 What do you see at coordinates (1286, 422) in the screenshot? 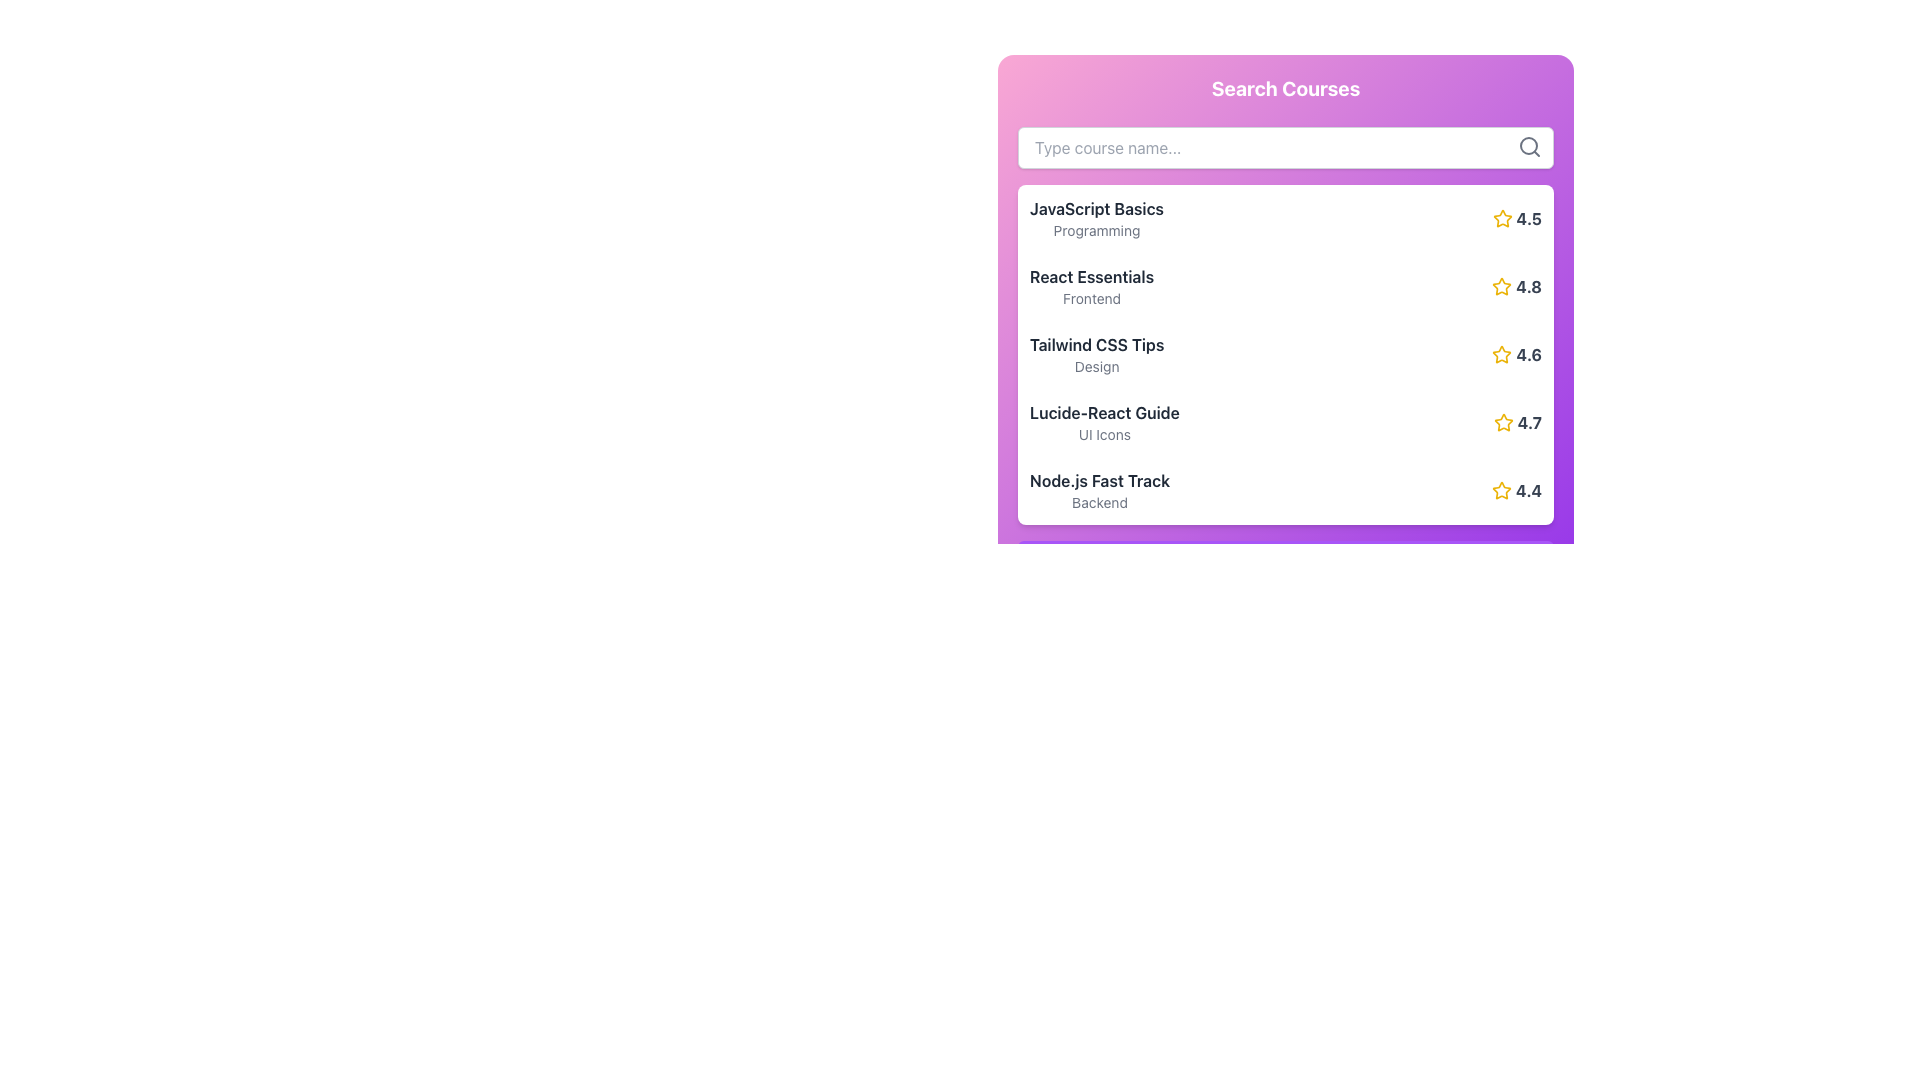
I see `the fourth row of the course list that displays 'Lucide-React Guide' with a rating of 4.7` at bounding box center [1286, 422].